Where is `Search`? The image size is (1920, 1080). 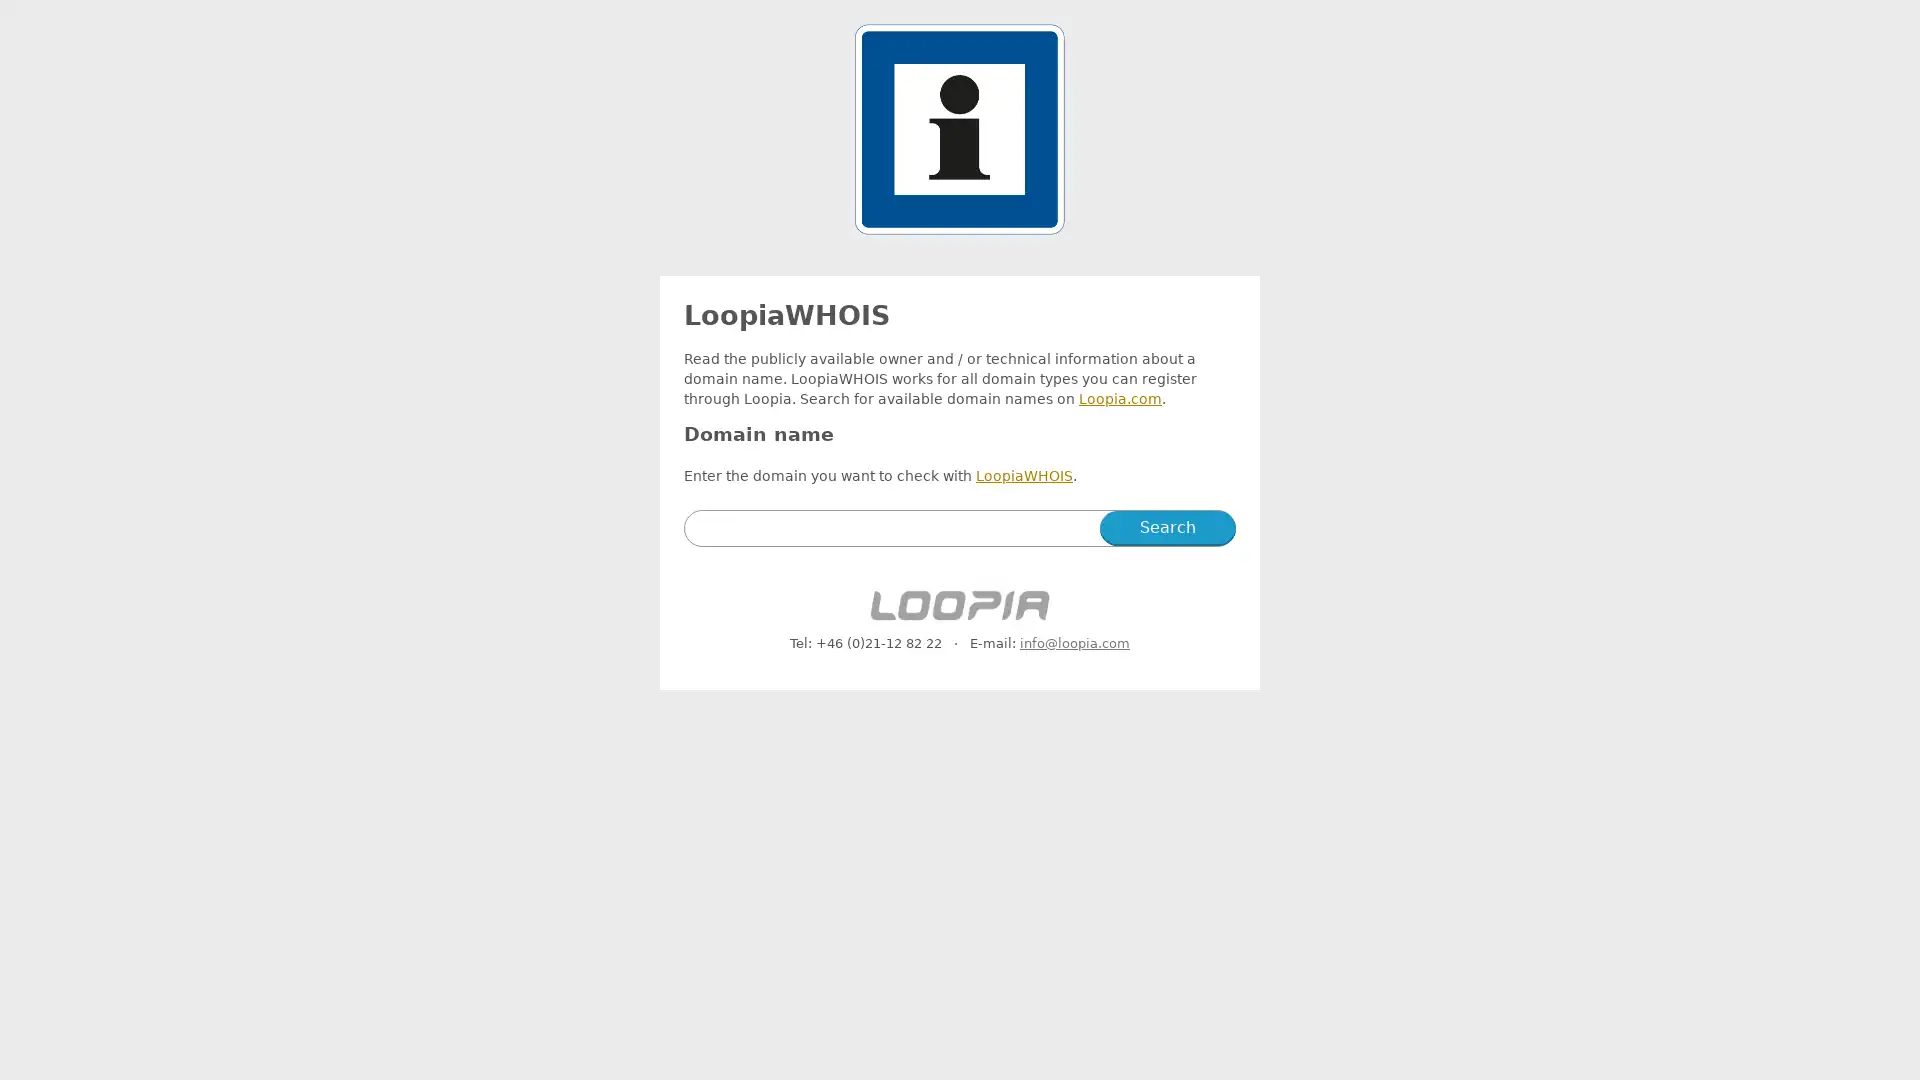 Search is located at coordinates (1167, 527).